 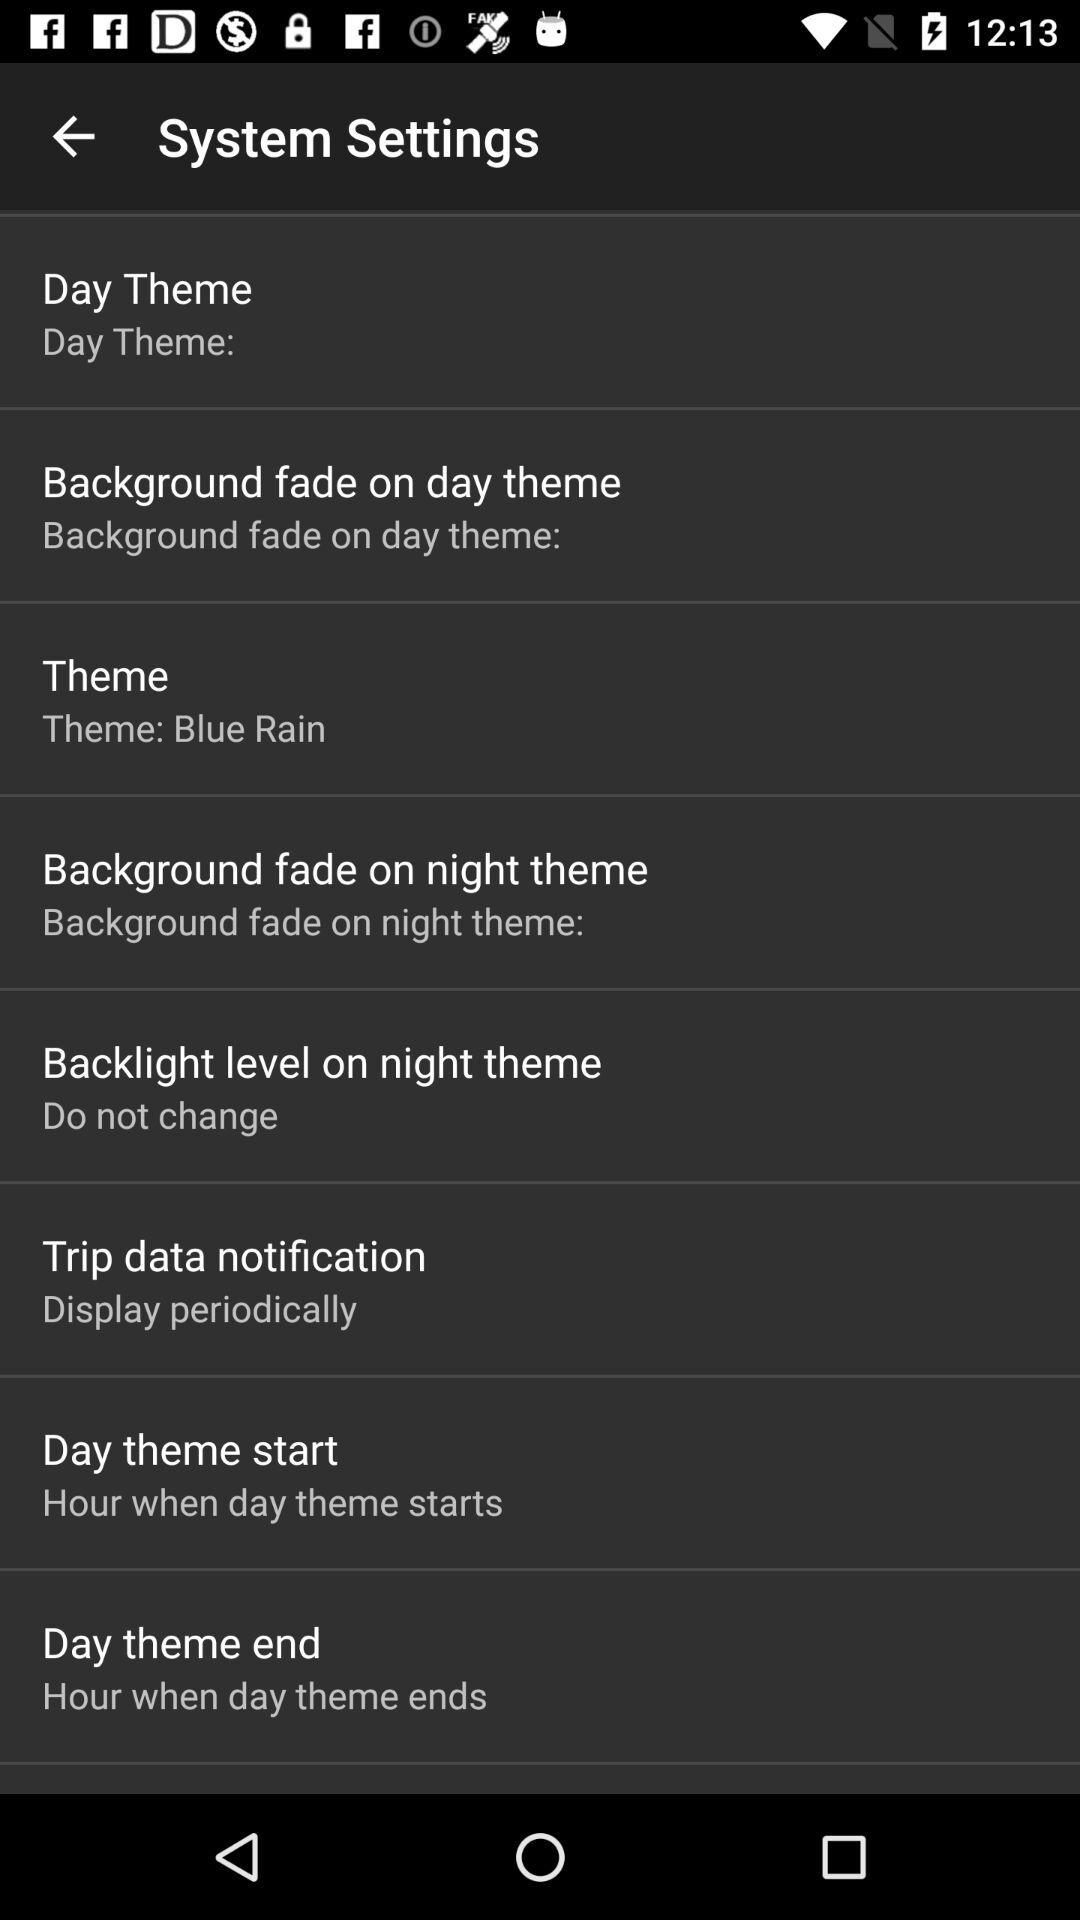 I want to click on the item next to system settings icon, so click(x=72, y=135).